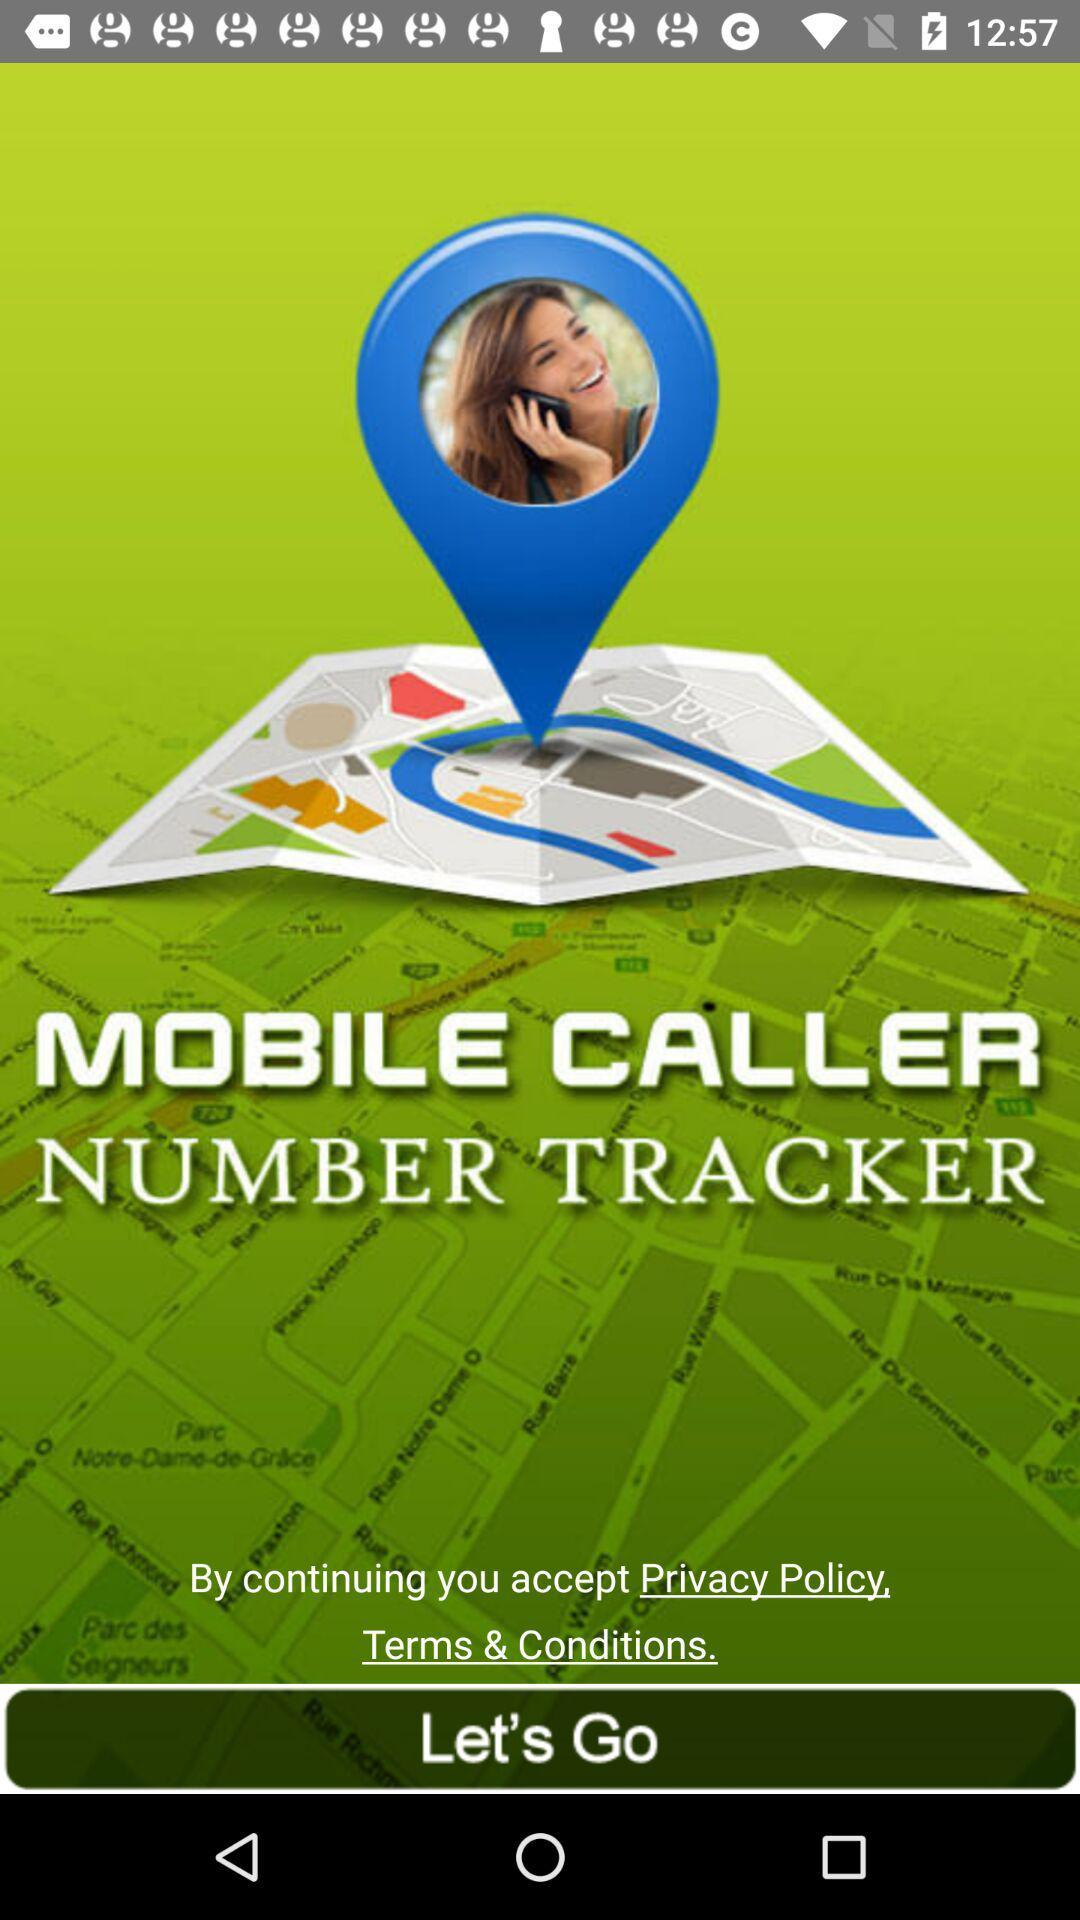 The height and width of the screenshot is (1920, 1080). Describe the element at coordinates (538, 1575) in the screenshot. I see `the icon above the terms & conditions. item` at that location.